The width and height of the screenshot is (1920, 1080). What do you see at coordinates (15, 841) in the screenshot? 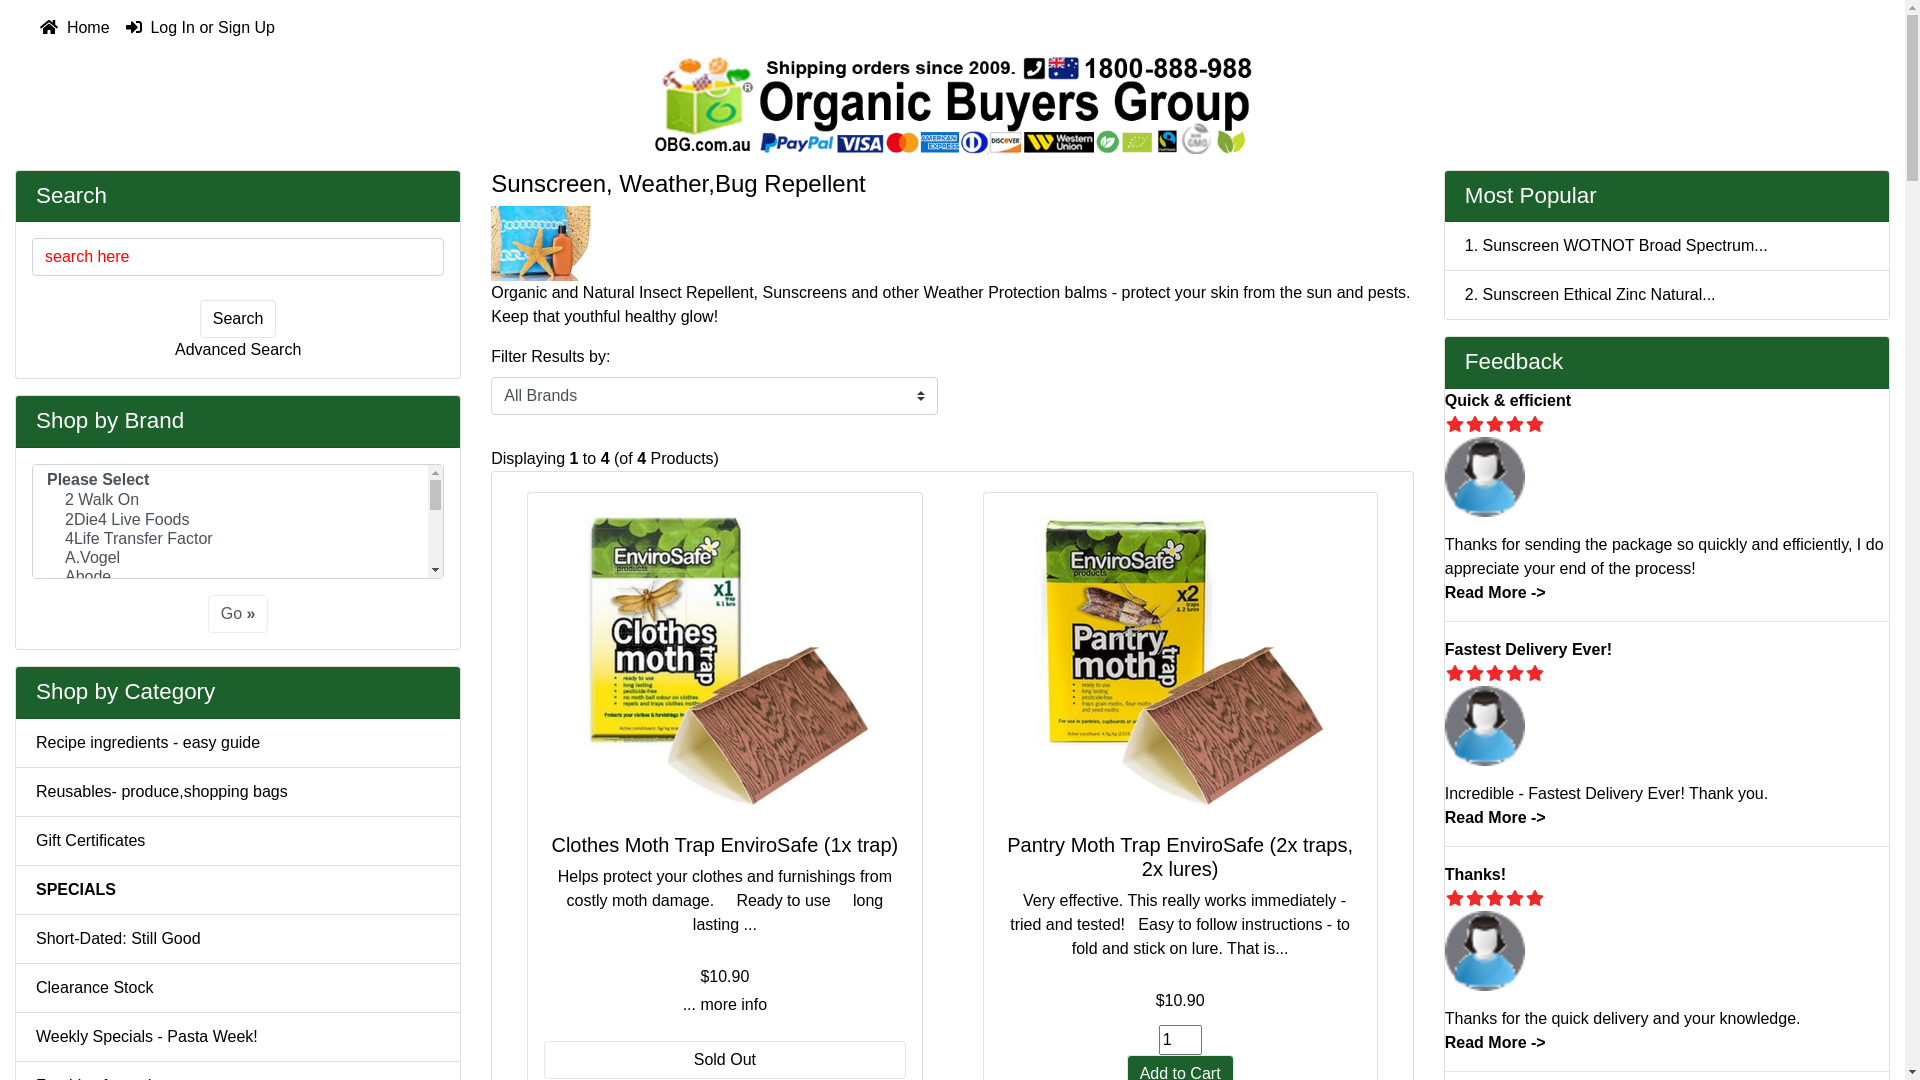
I see `'Gift Certificates'` at bounding box center [15, 841].